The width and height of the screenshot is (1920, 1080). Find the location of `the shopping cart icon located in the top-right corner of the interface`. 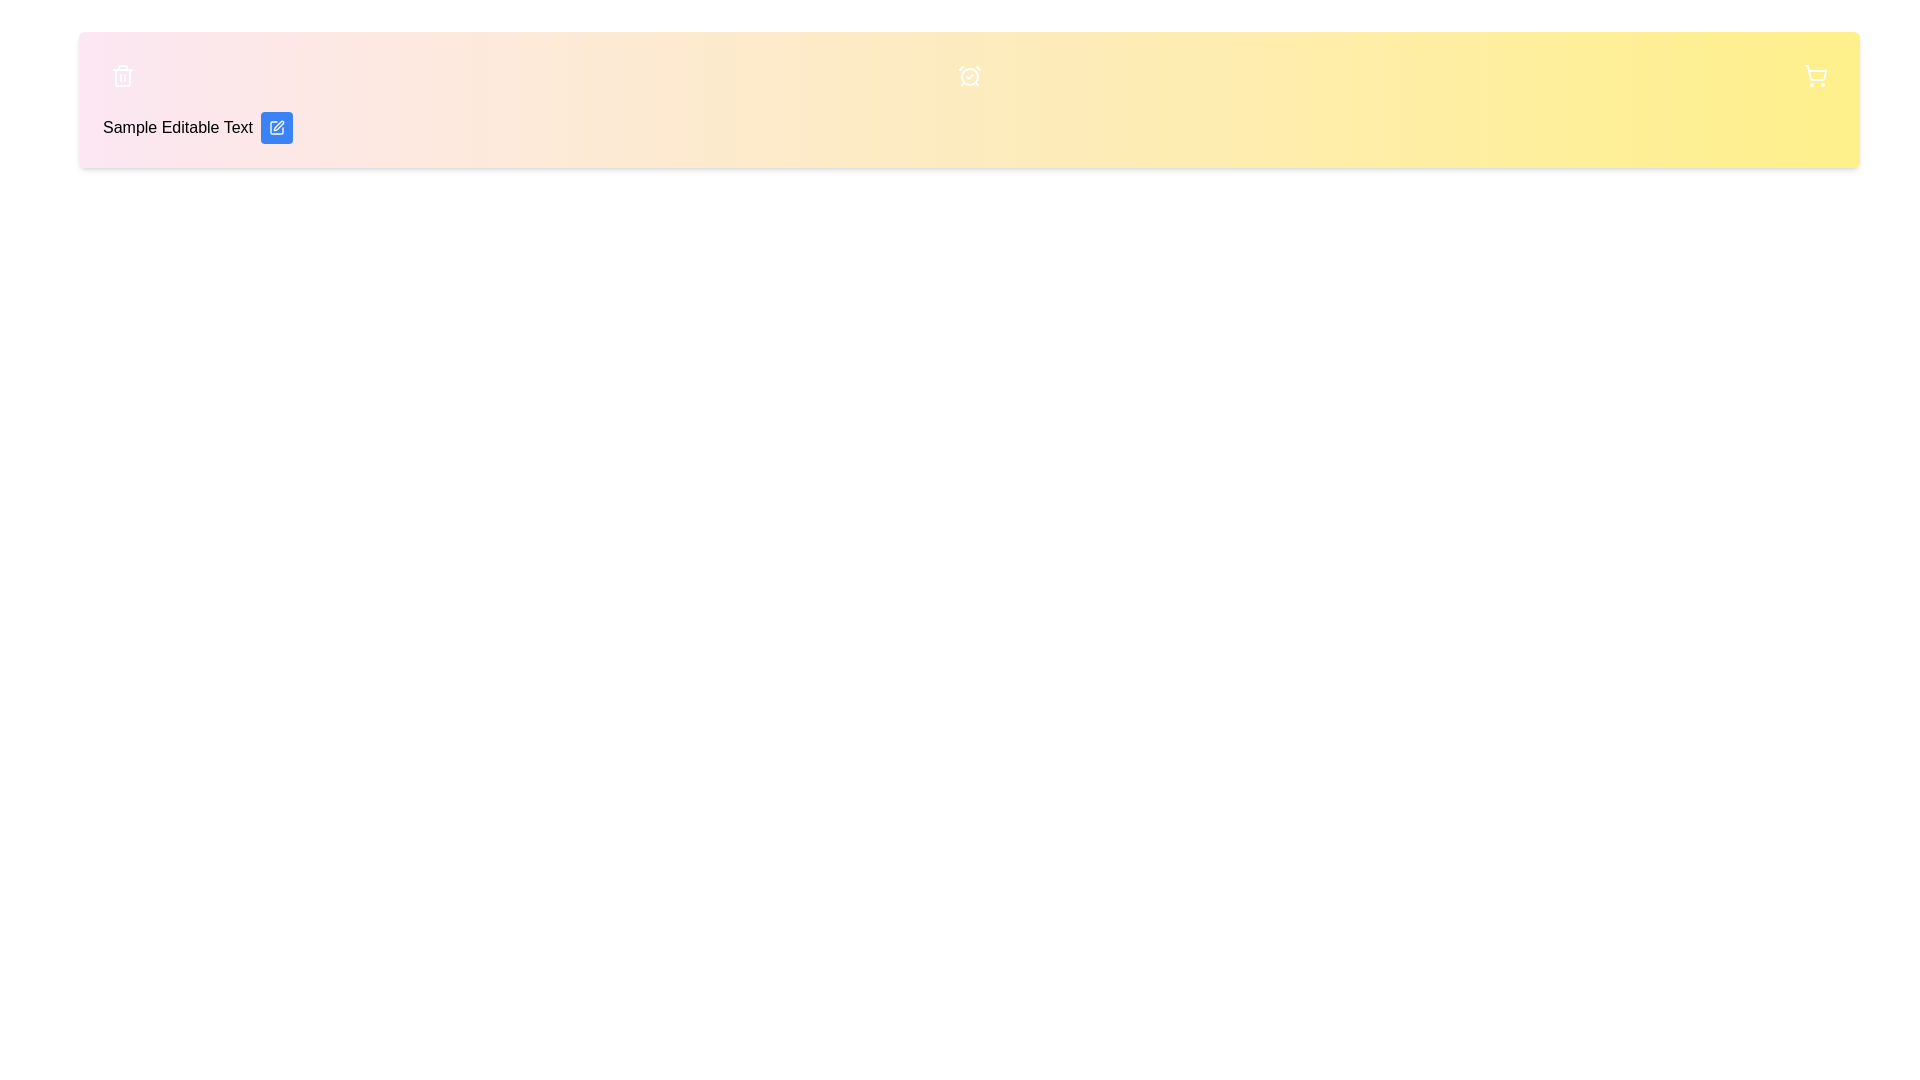

the shopping cart icon located in the top-right corner of the interface is located at coordinates (1815, 75).